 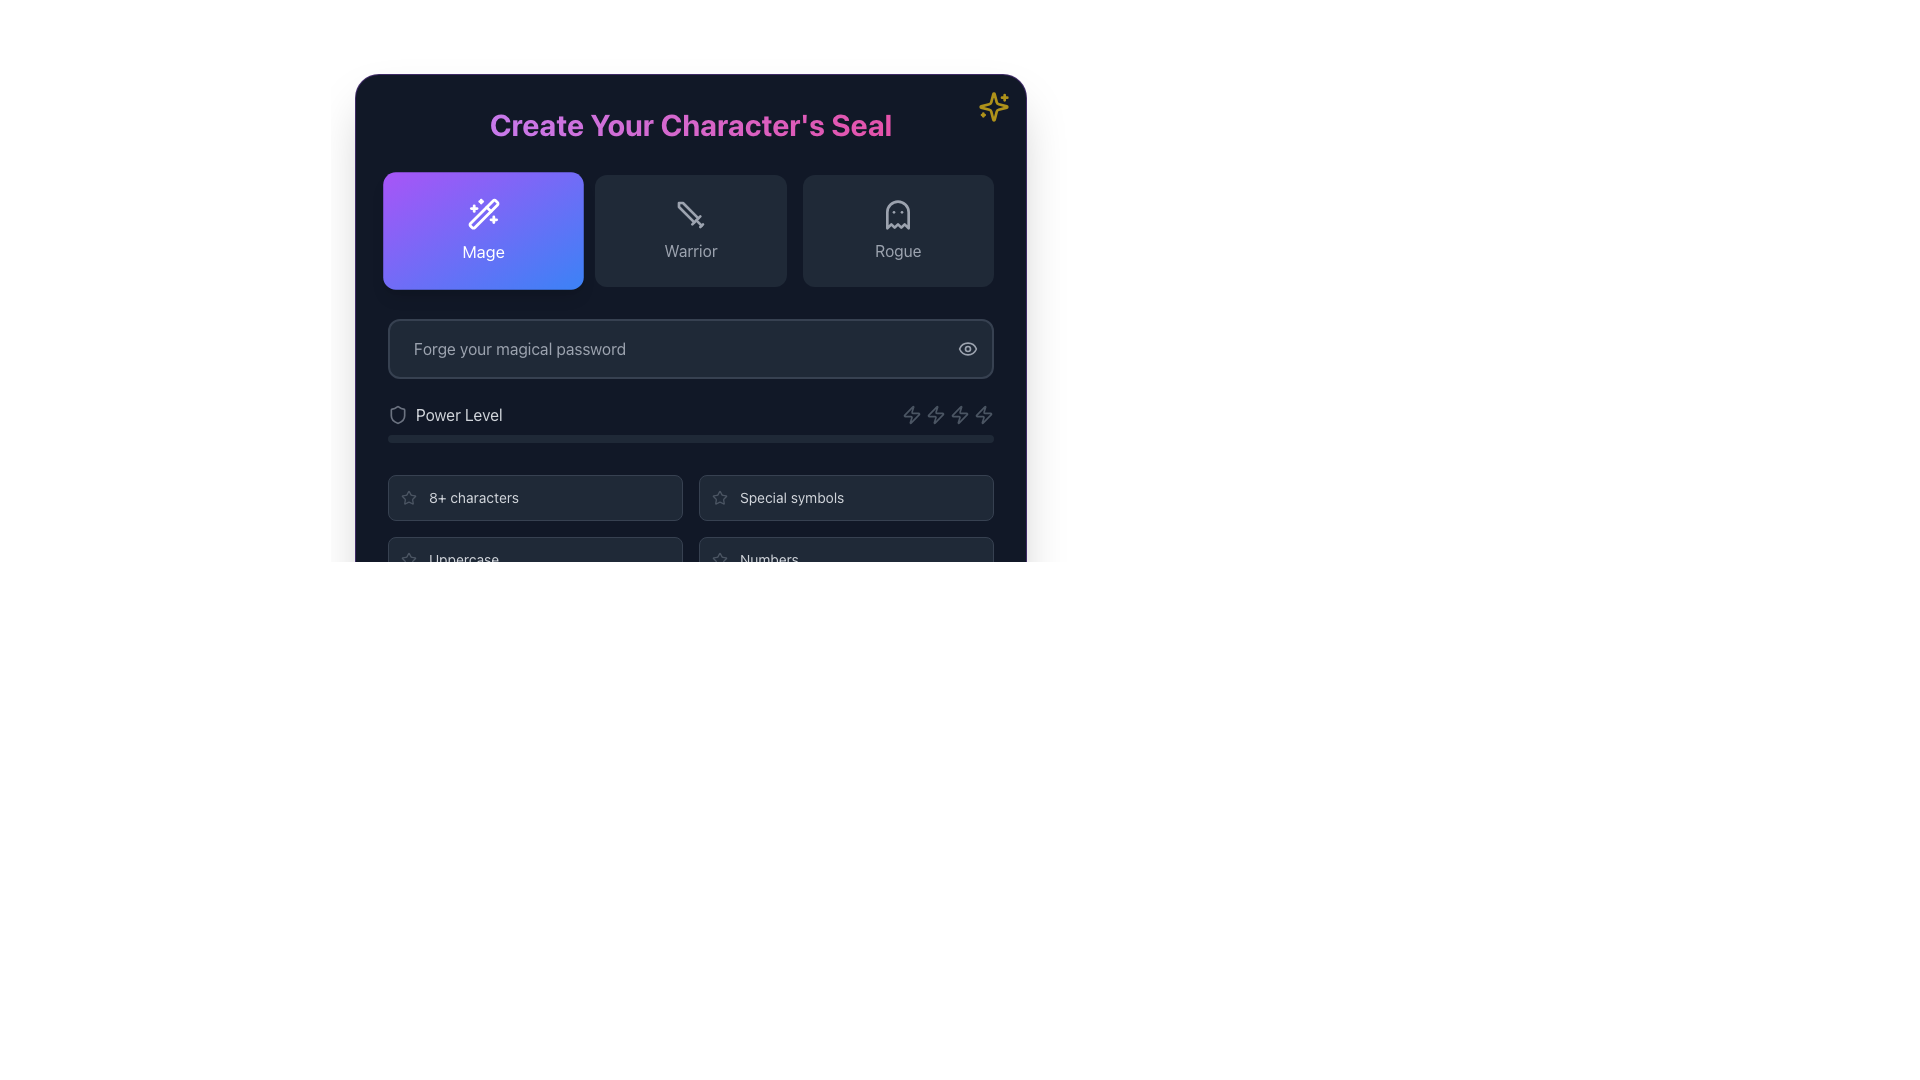 What do you see at coordinates (983, 414) in the screenshot?
I see `the seventh lightning bolt icon located below the password input field, which serves as a visual indication for password functionality` at bounding box center [983, 414].